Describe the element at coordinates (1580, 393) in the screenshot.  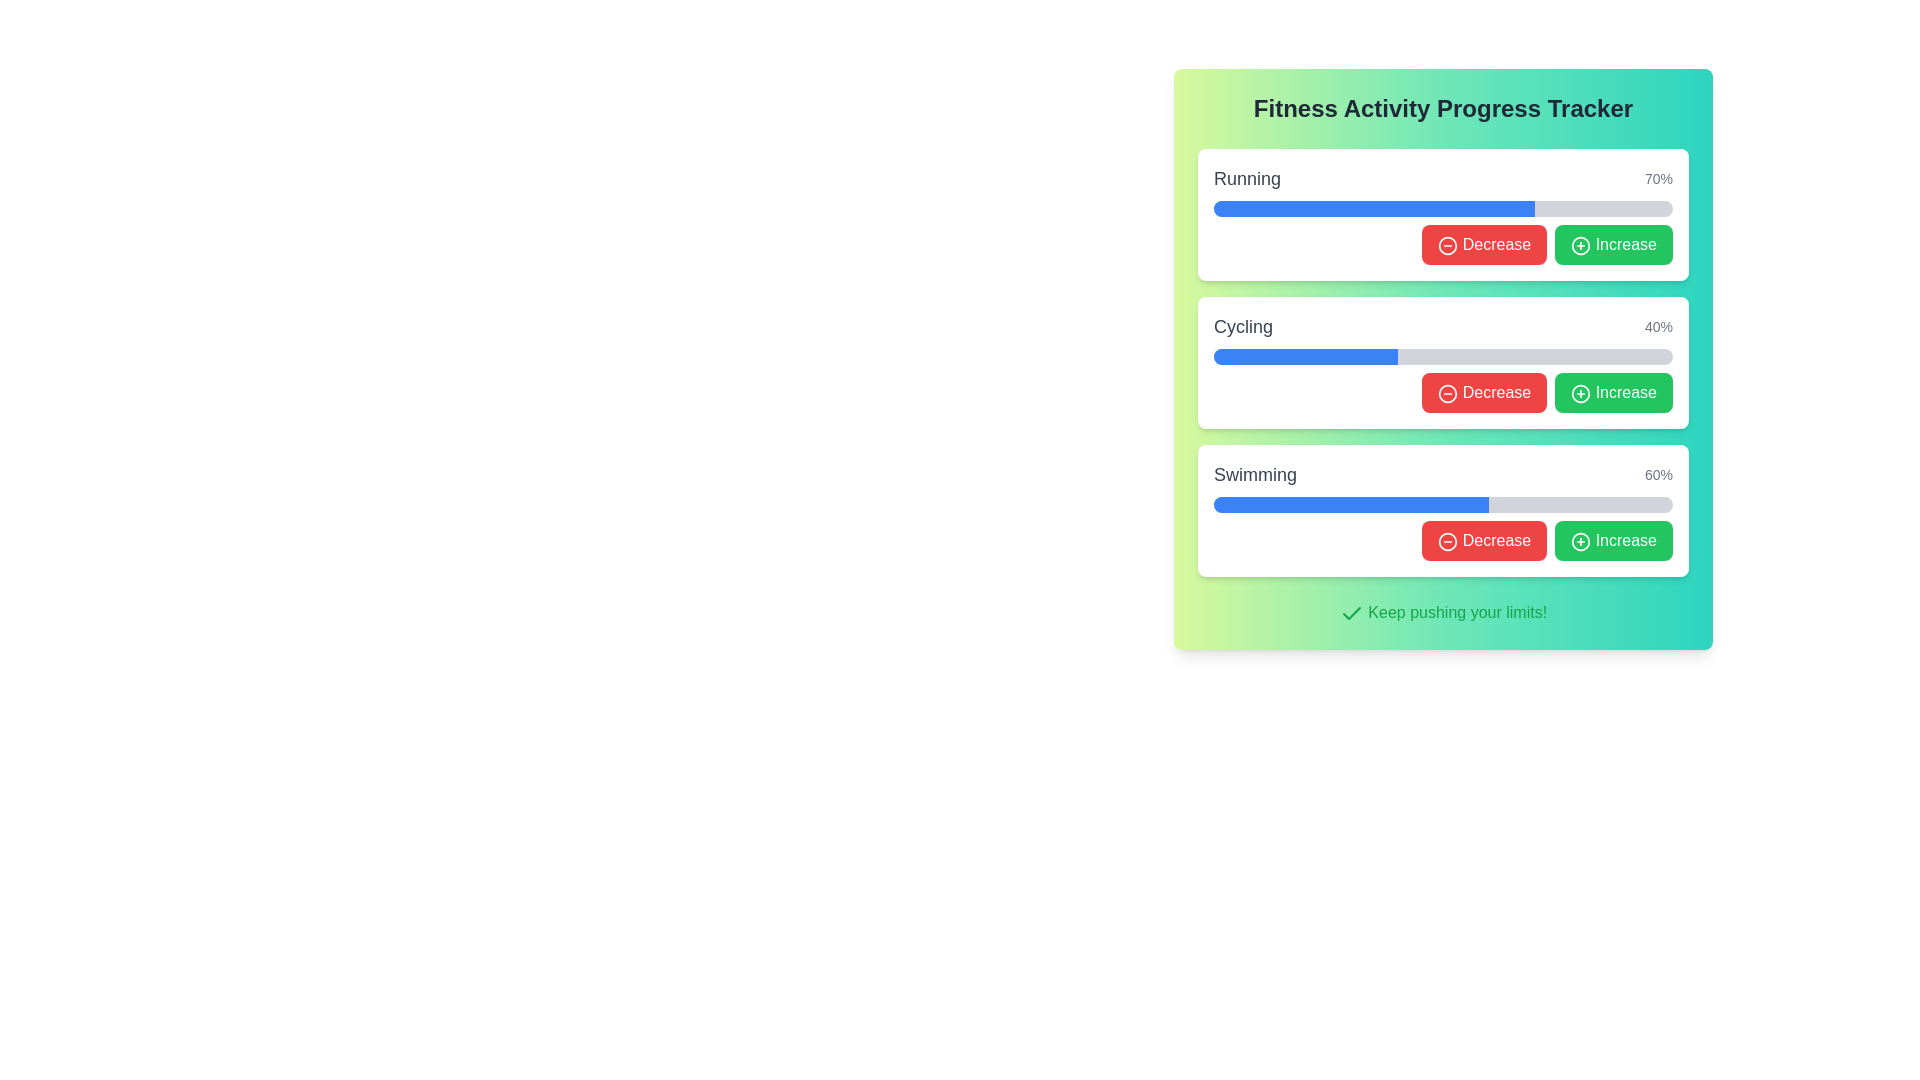
I see `the green circular icon with a plus symbol inside, located at the right end of the green 'Increase' button in the Cycling section` at that location.